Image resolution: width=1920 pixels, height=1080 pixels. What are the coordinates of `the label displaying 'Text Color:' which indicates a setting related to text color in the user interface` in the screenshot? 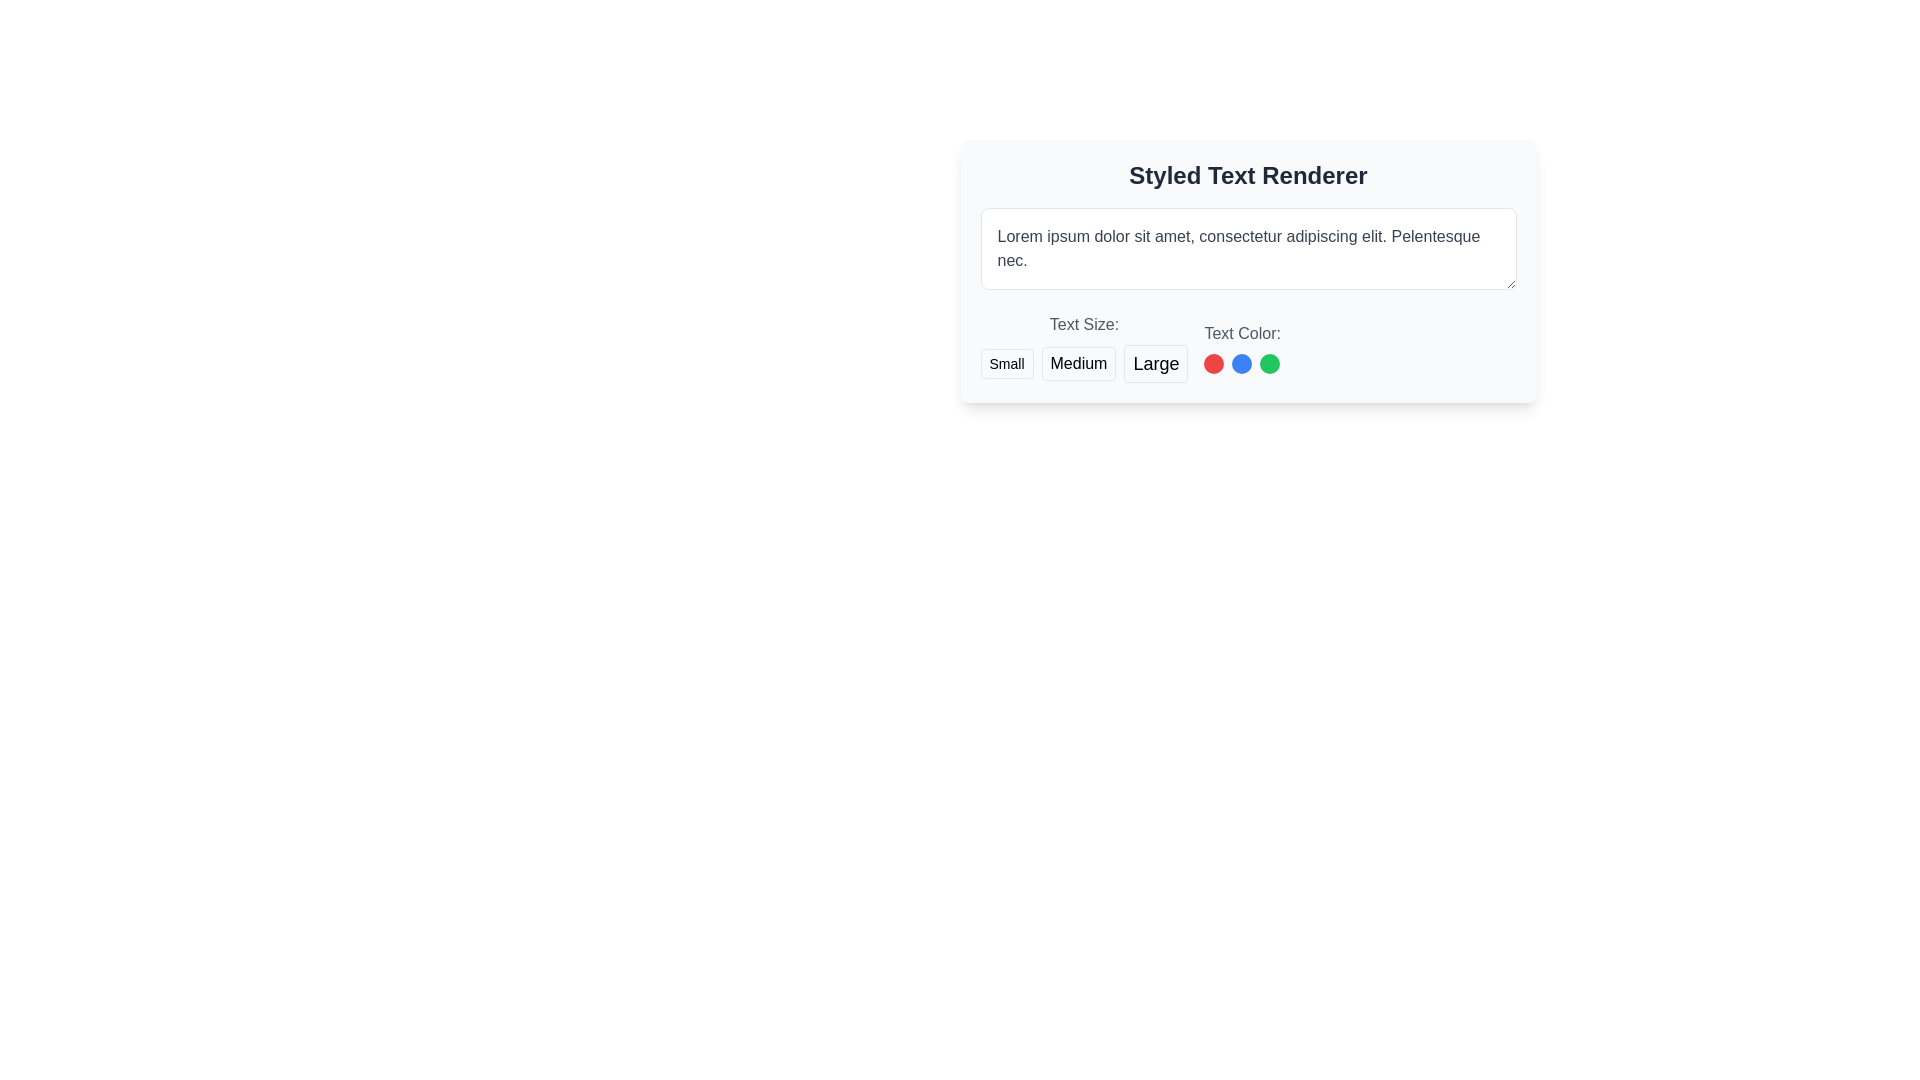 It's located at (1241, 333).